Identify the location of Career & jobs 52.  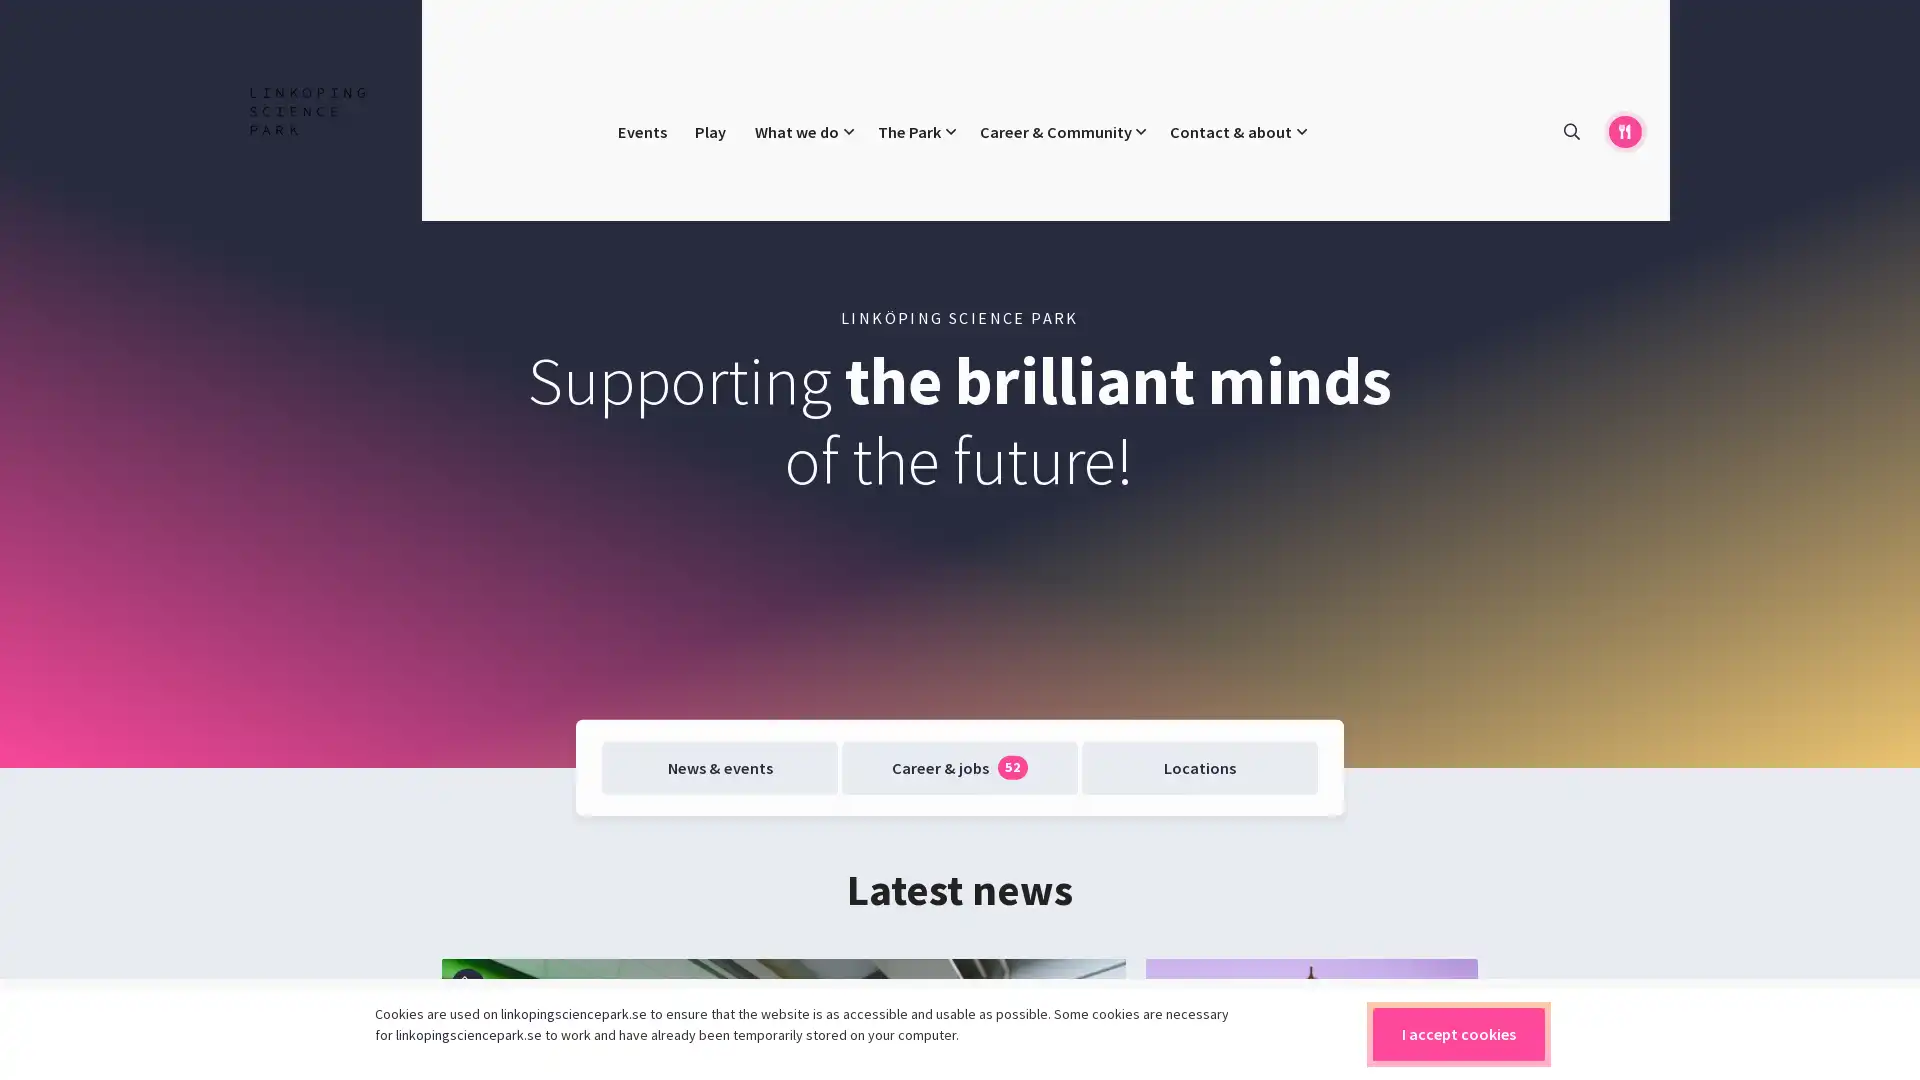
(958, 766).